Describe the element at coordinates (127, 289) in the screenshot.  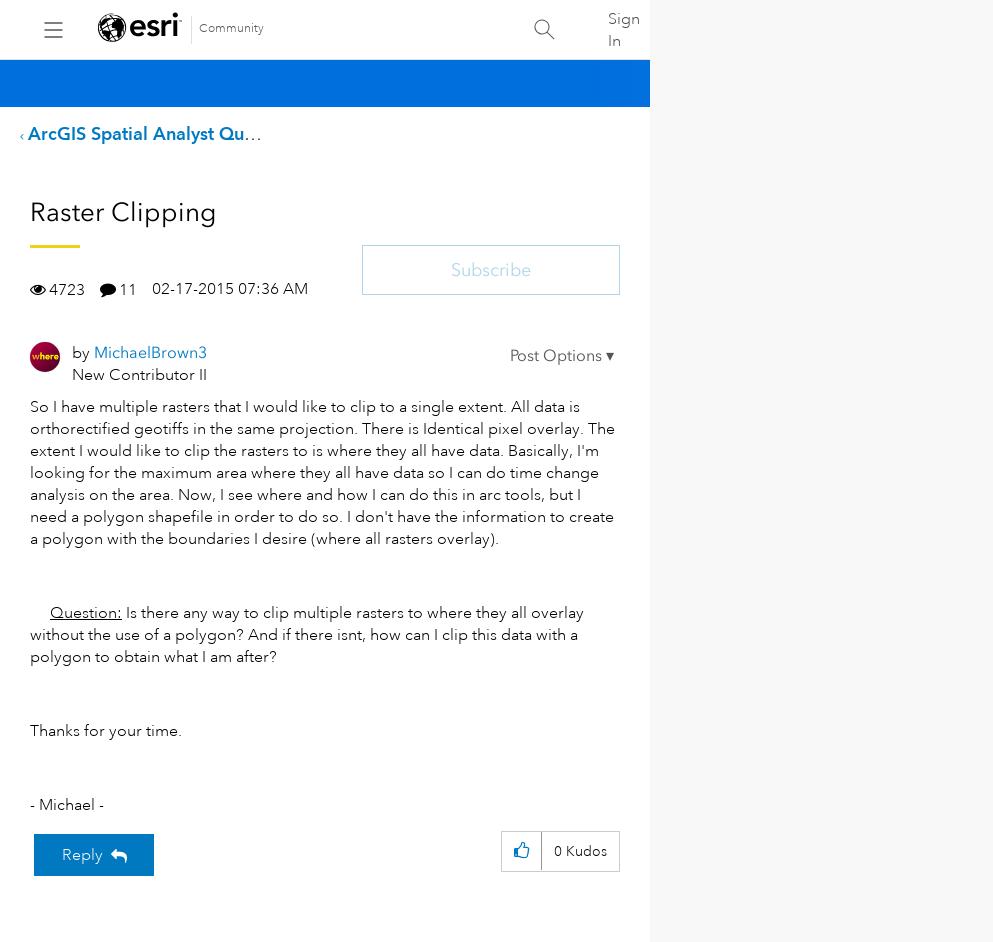
I see `'11'` at that location.